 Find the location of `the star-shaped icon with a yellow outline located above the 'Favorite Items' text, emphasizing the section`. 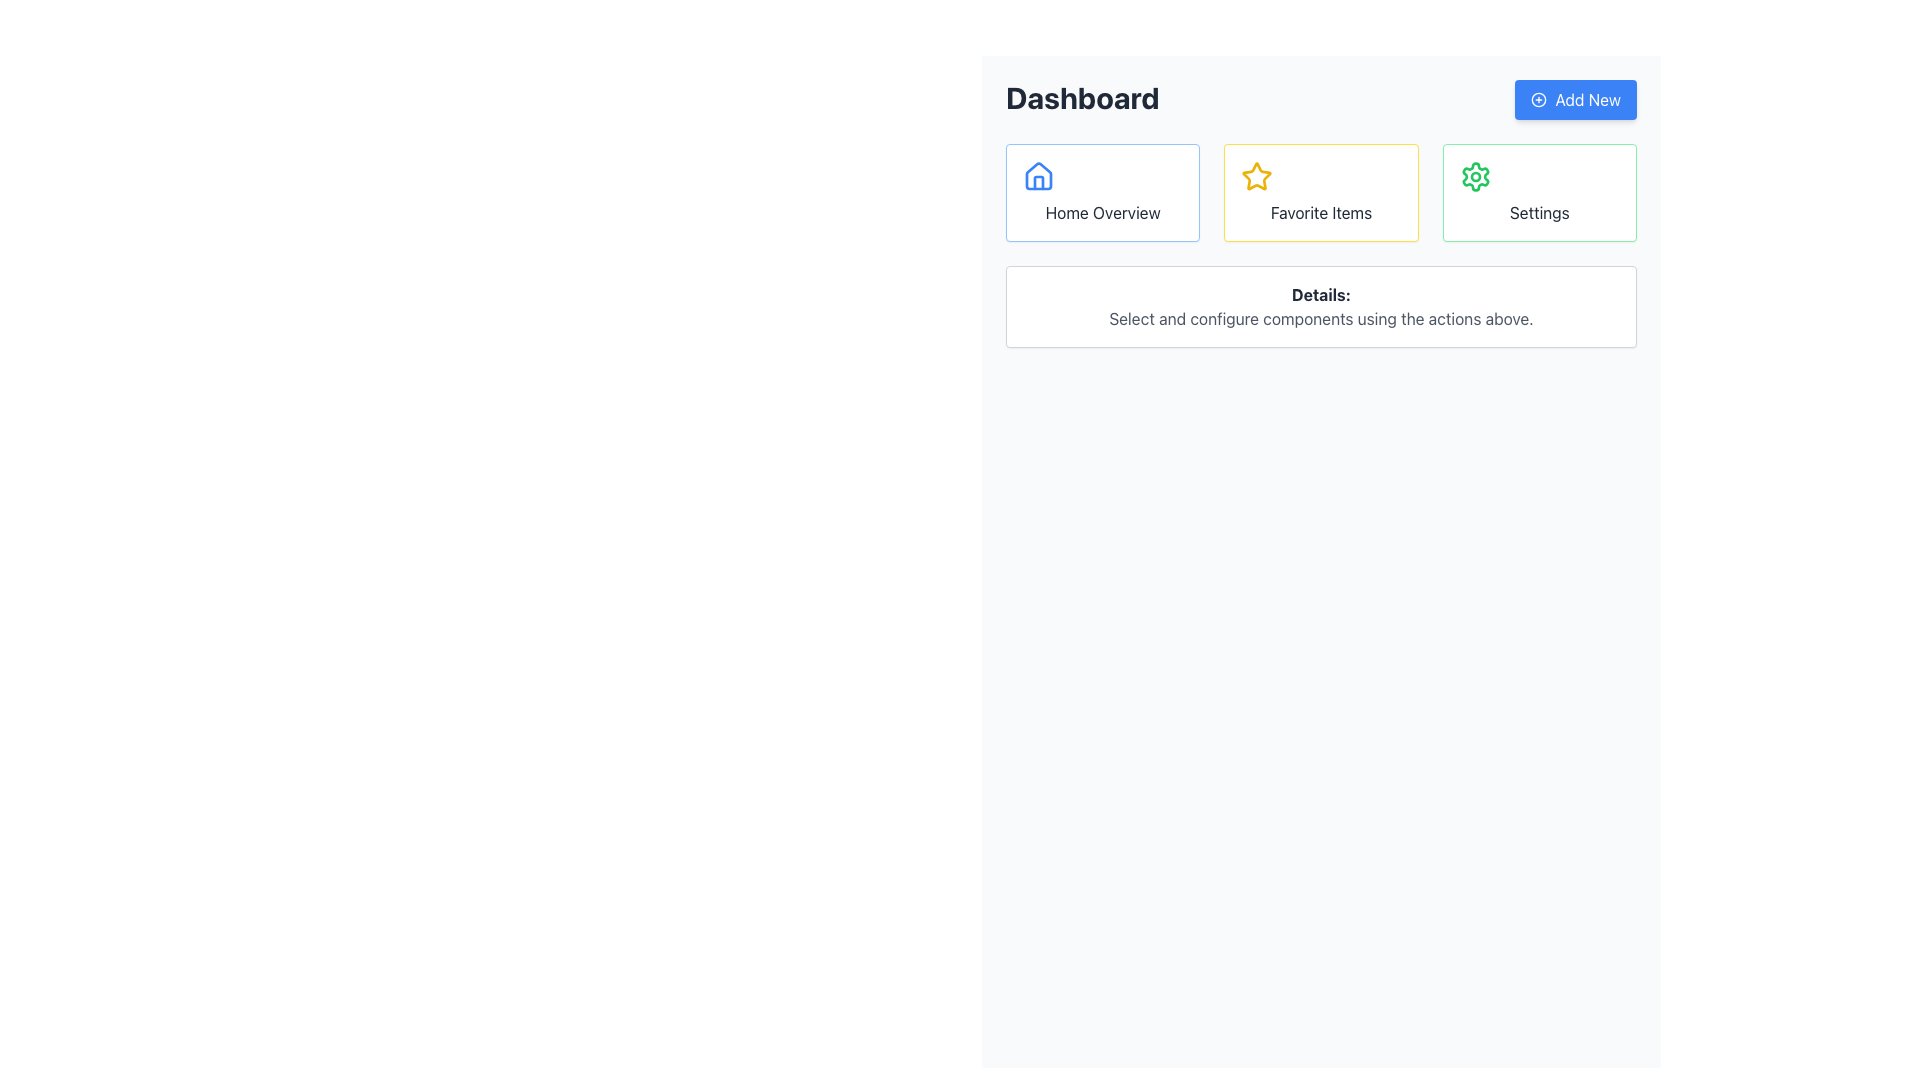

the star-shaped icon with a yellow outline located above the 'Favorite Items' text, emphasizing the section is located at coordinates (1256, 176).